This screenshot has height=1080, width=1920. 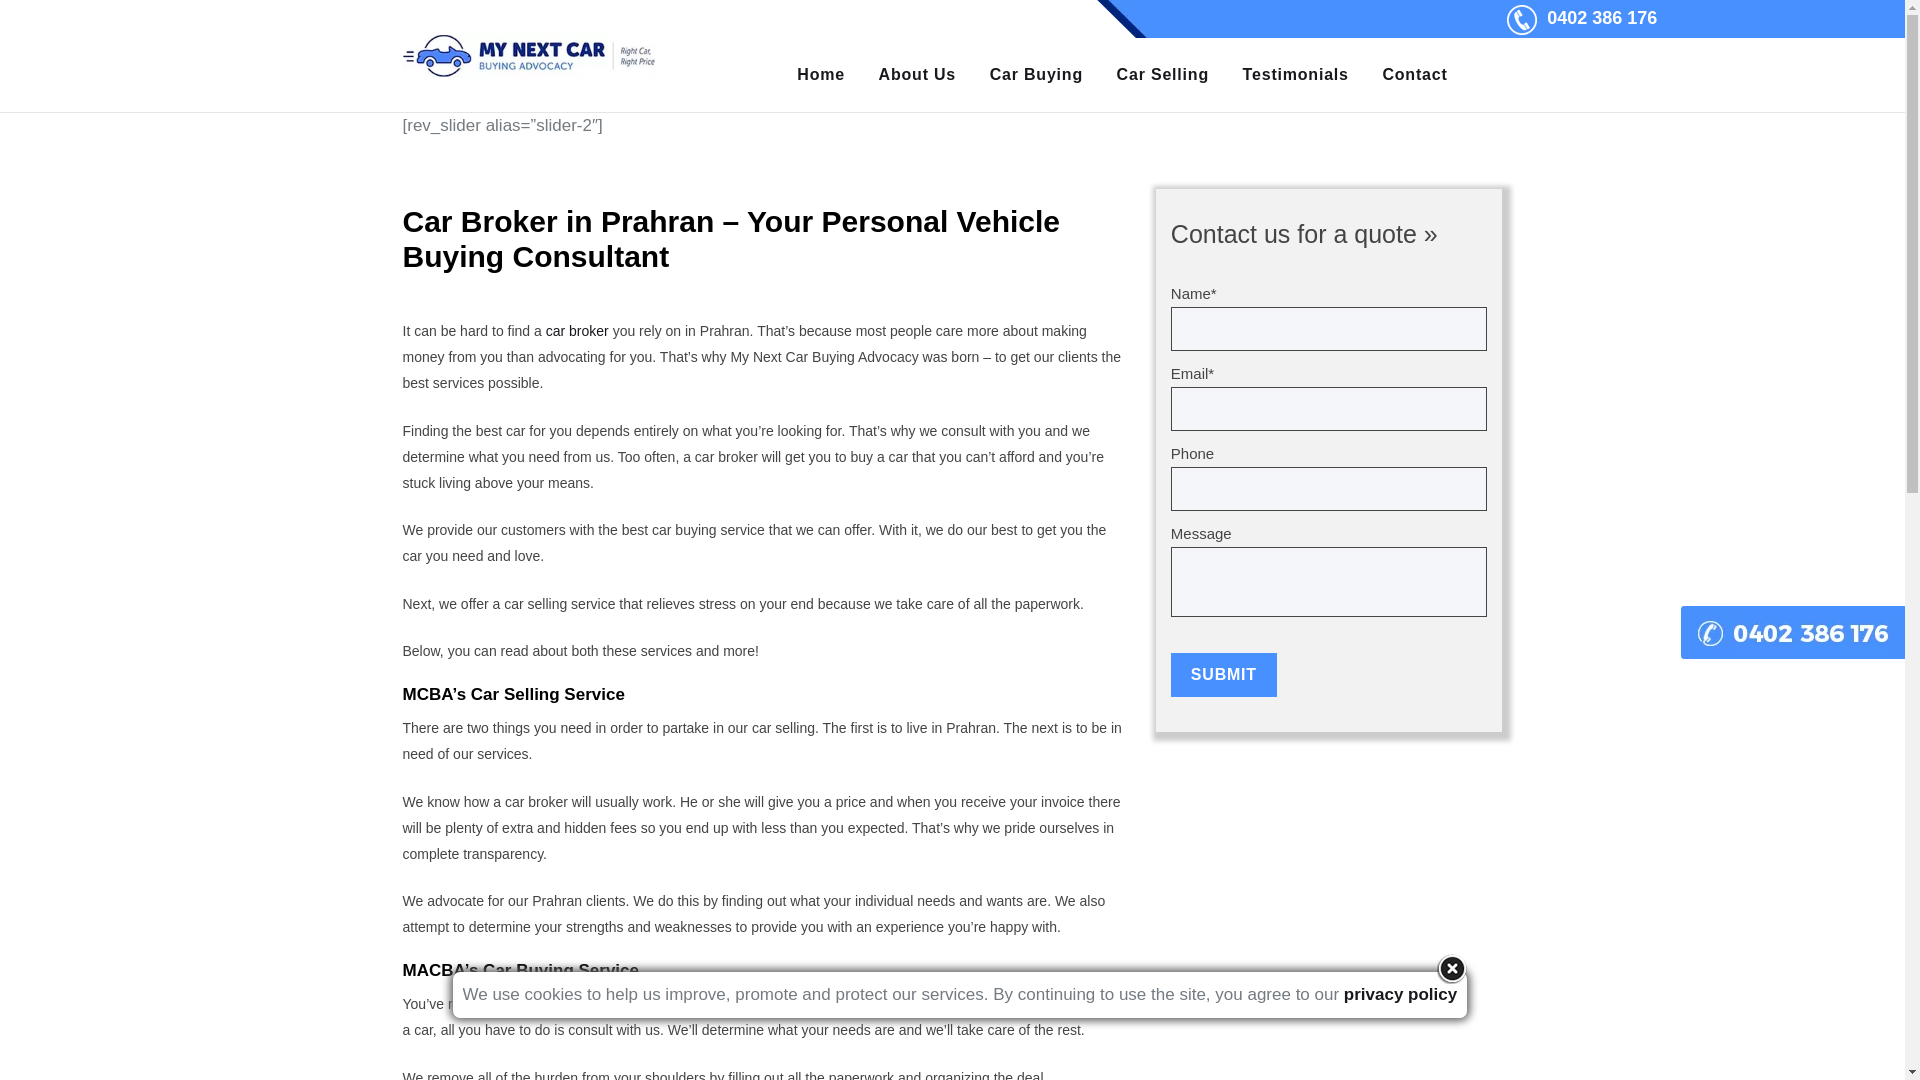 I want to click on 'Contact', so click(x=1414, y=73).